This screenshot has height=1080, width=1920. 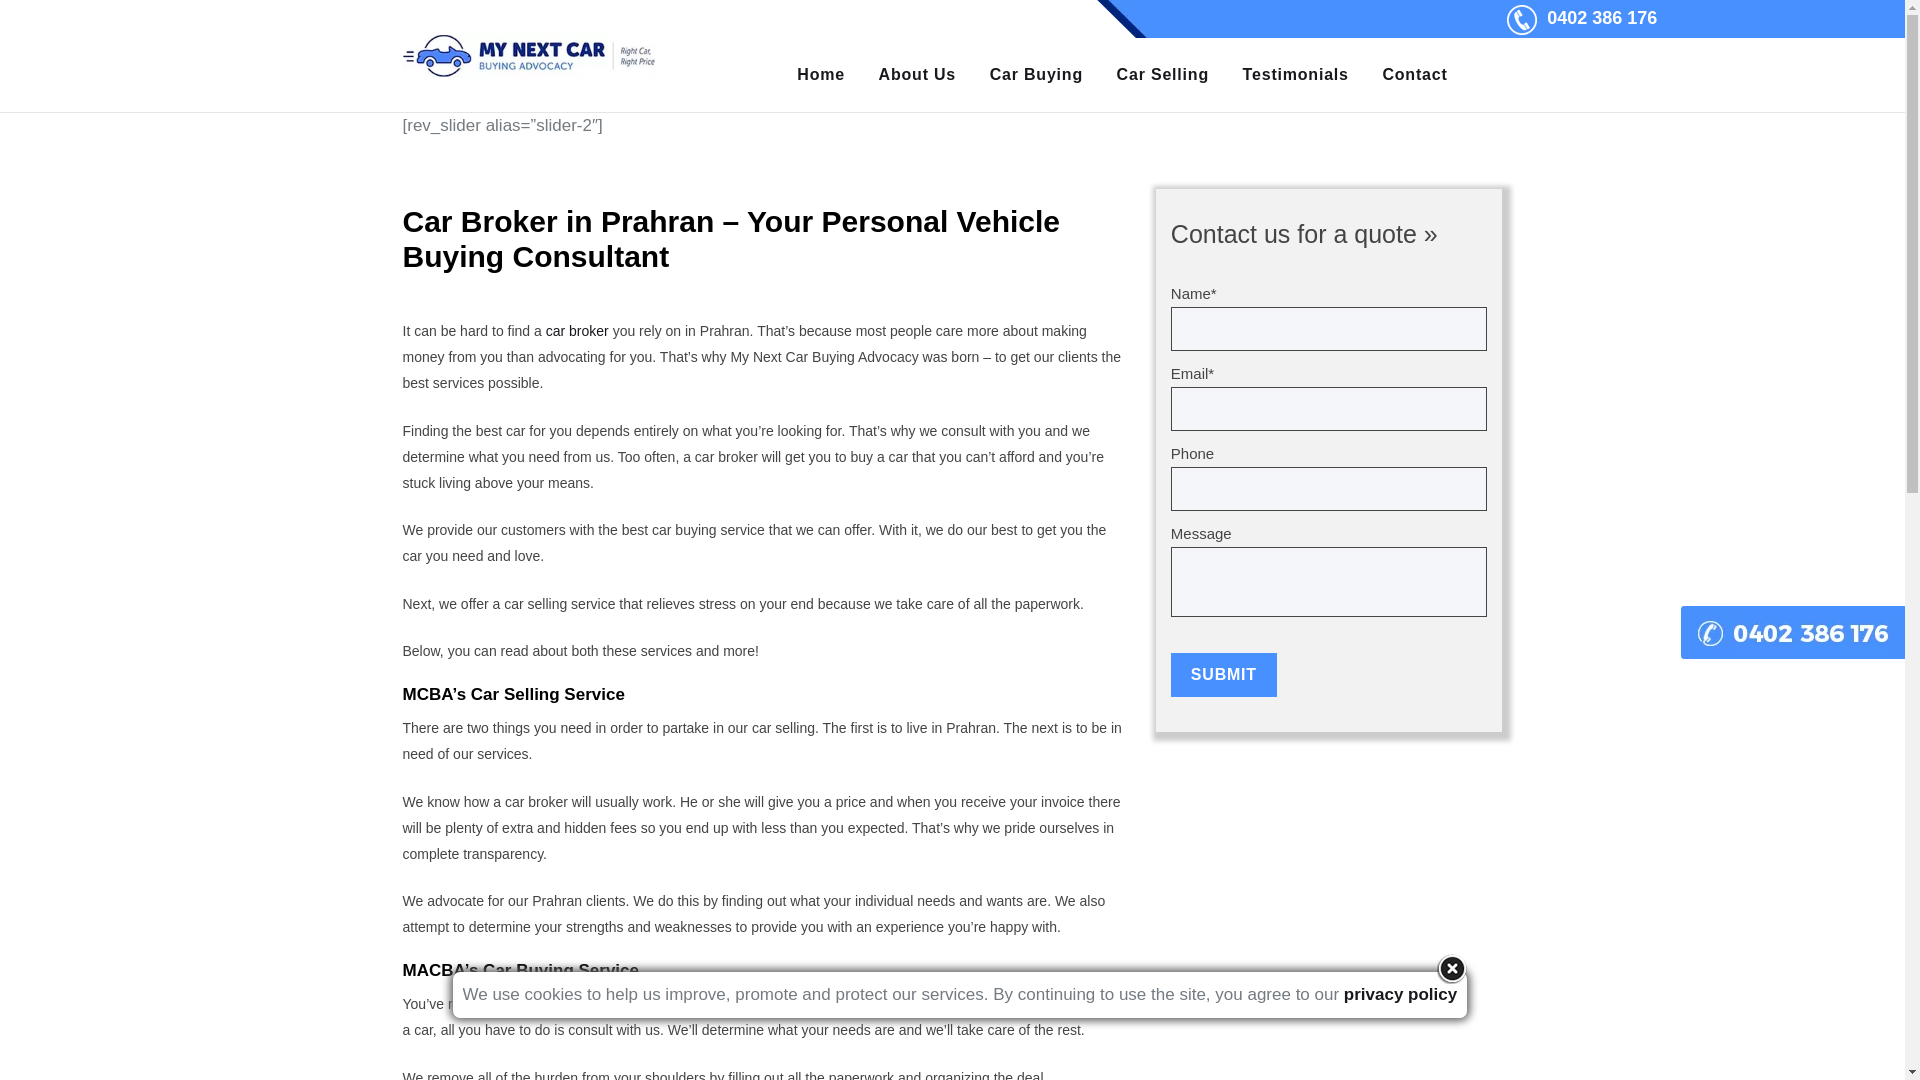 I want to click on 'Contact', so click(x=1414, y=73).